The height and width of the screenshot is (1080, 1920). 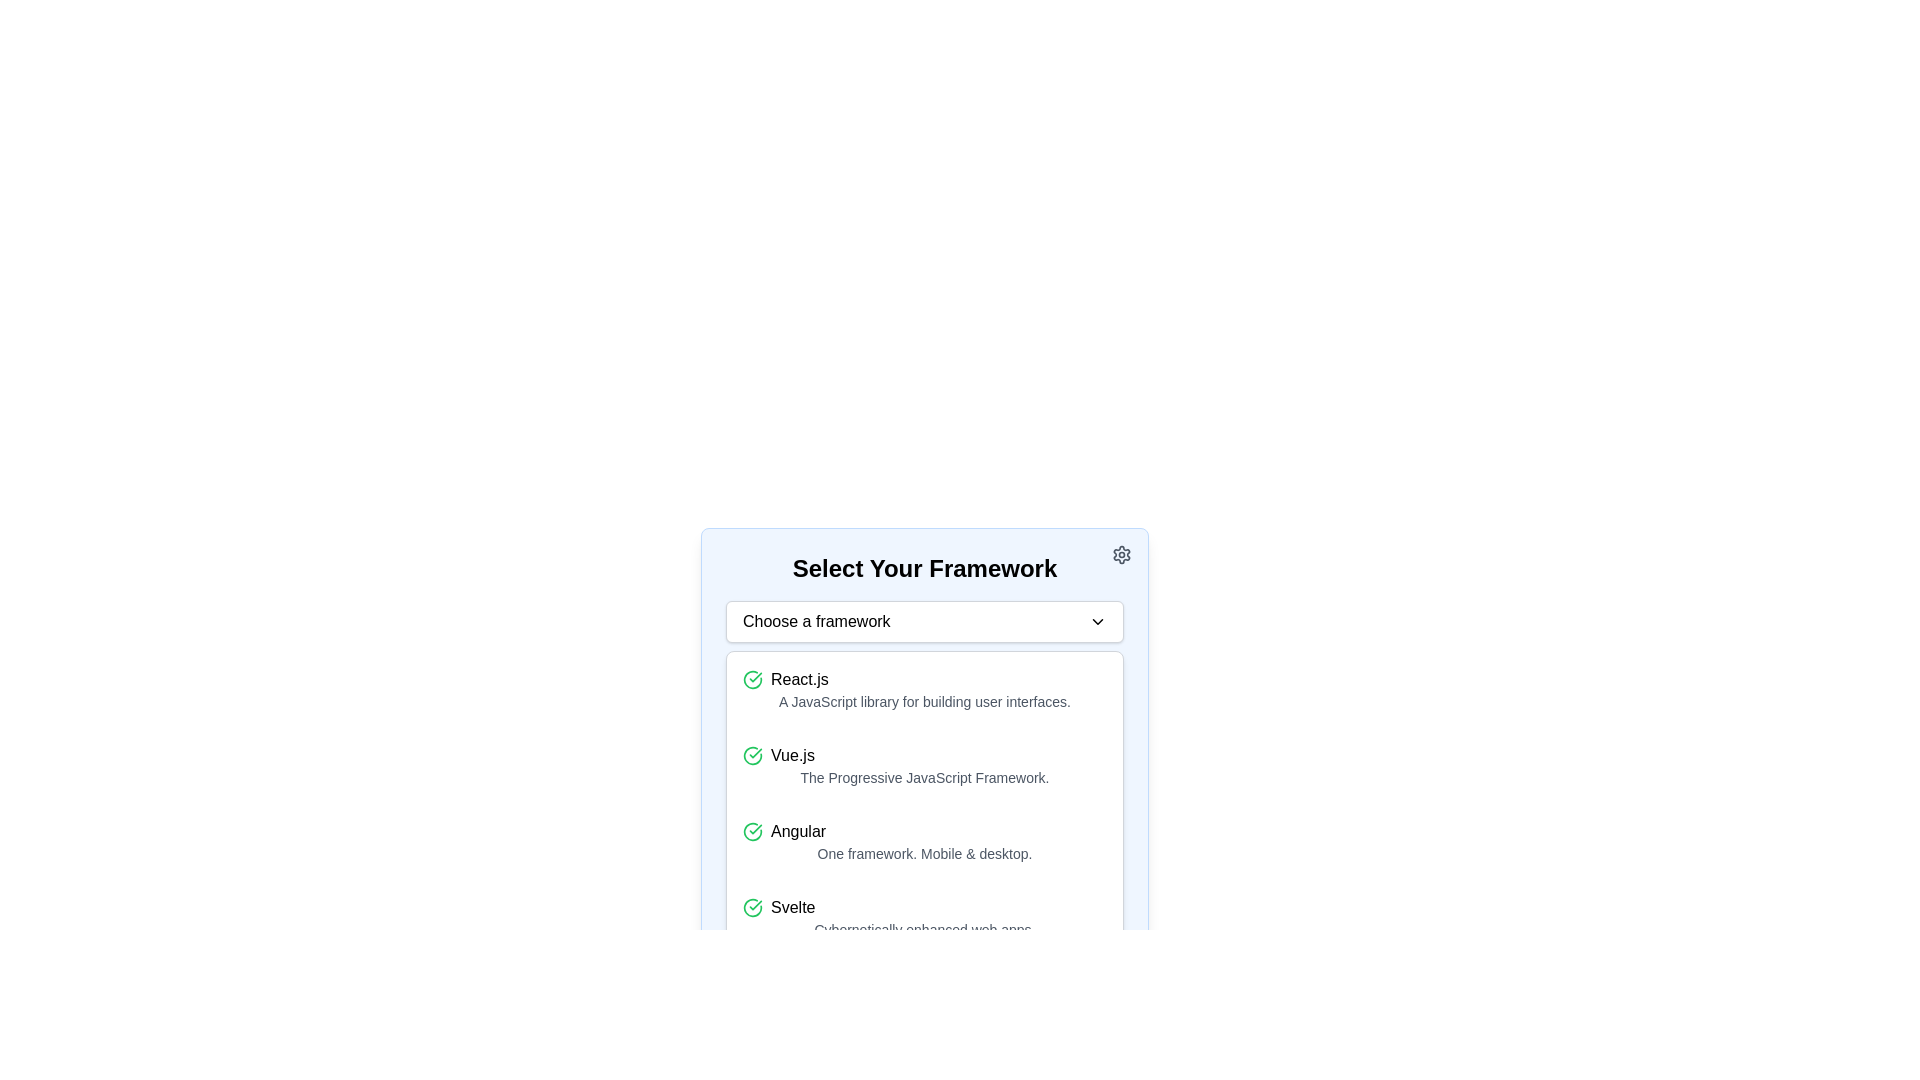 What do you see at coordinates (924, 918) in the screenshot?
I see `the fourth item in the vertically-stacked list of framework options that allows users to select 'Svelte'` at bounding box center [924, 918].